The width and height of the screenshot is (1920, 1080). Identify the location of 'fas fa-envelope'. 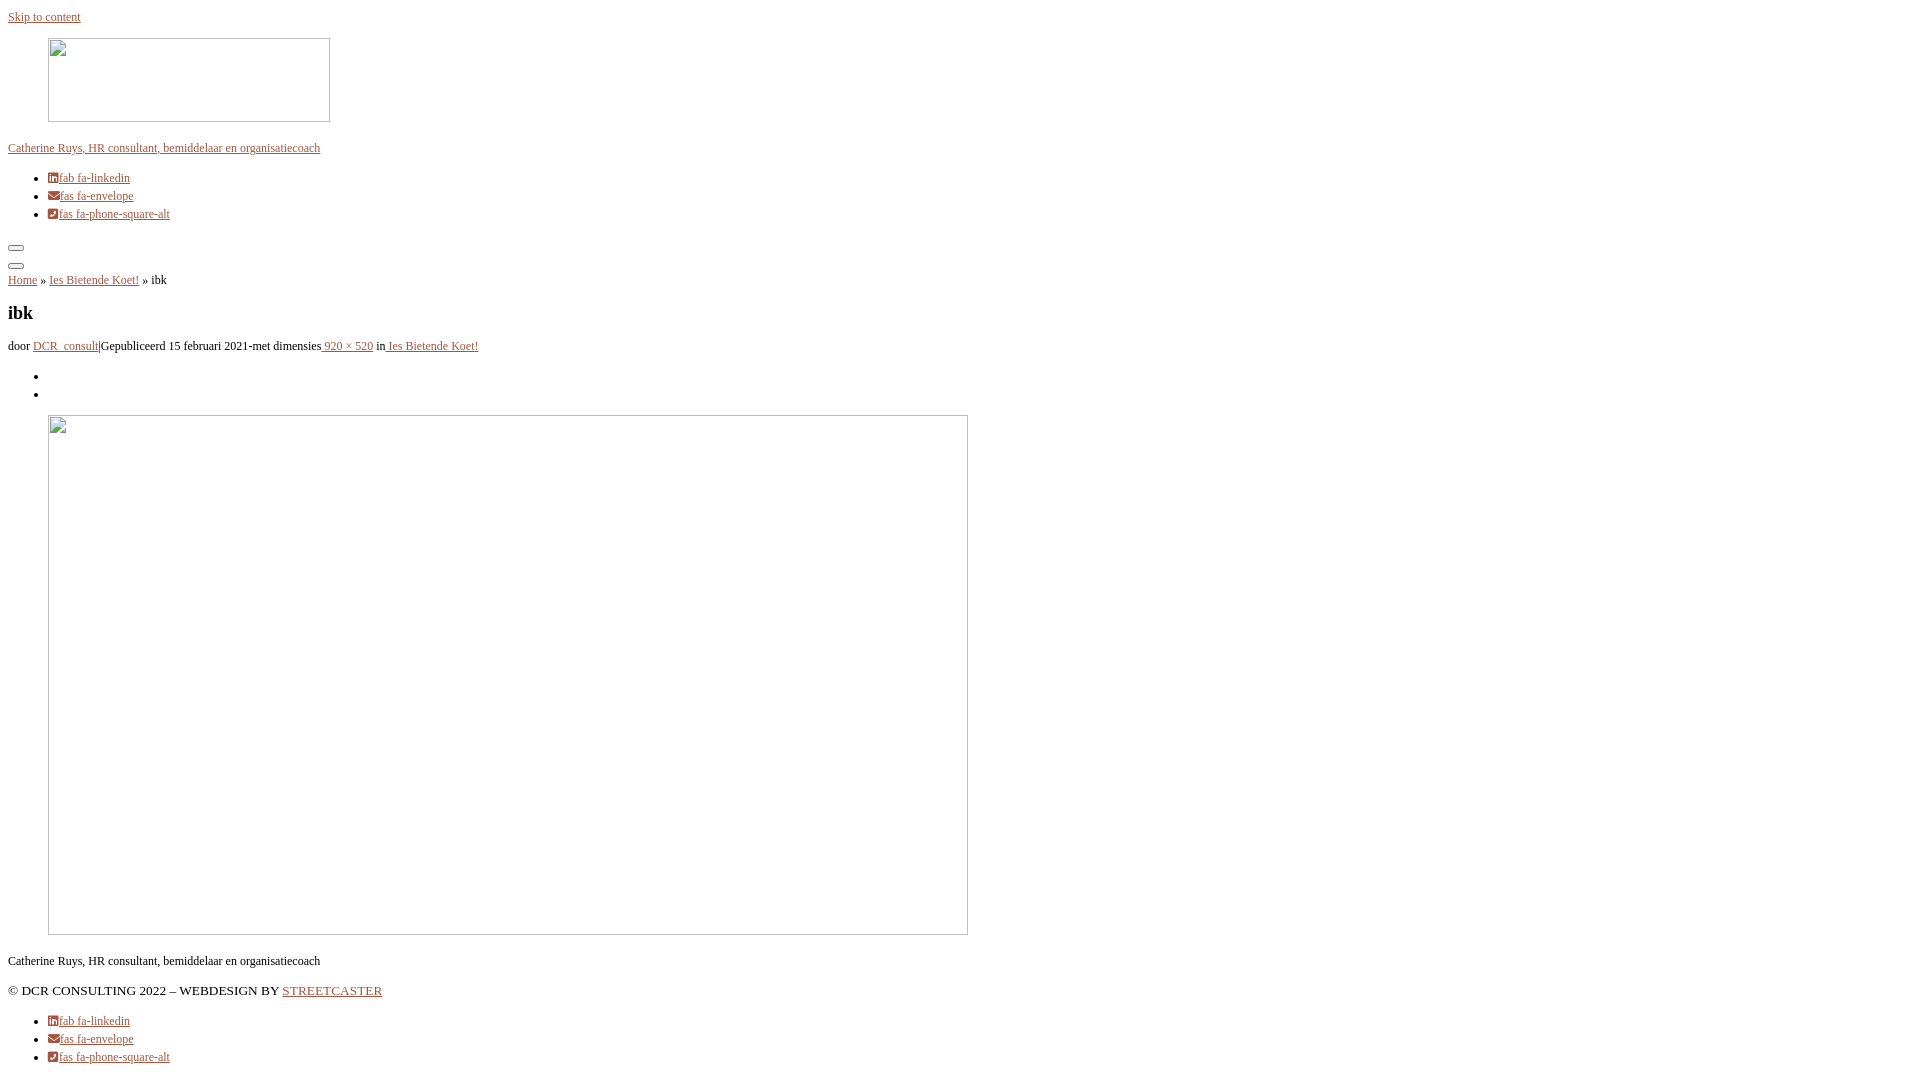
(90, 196).